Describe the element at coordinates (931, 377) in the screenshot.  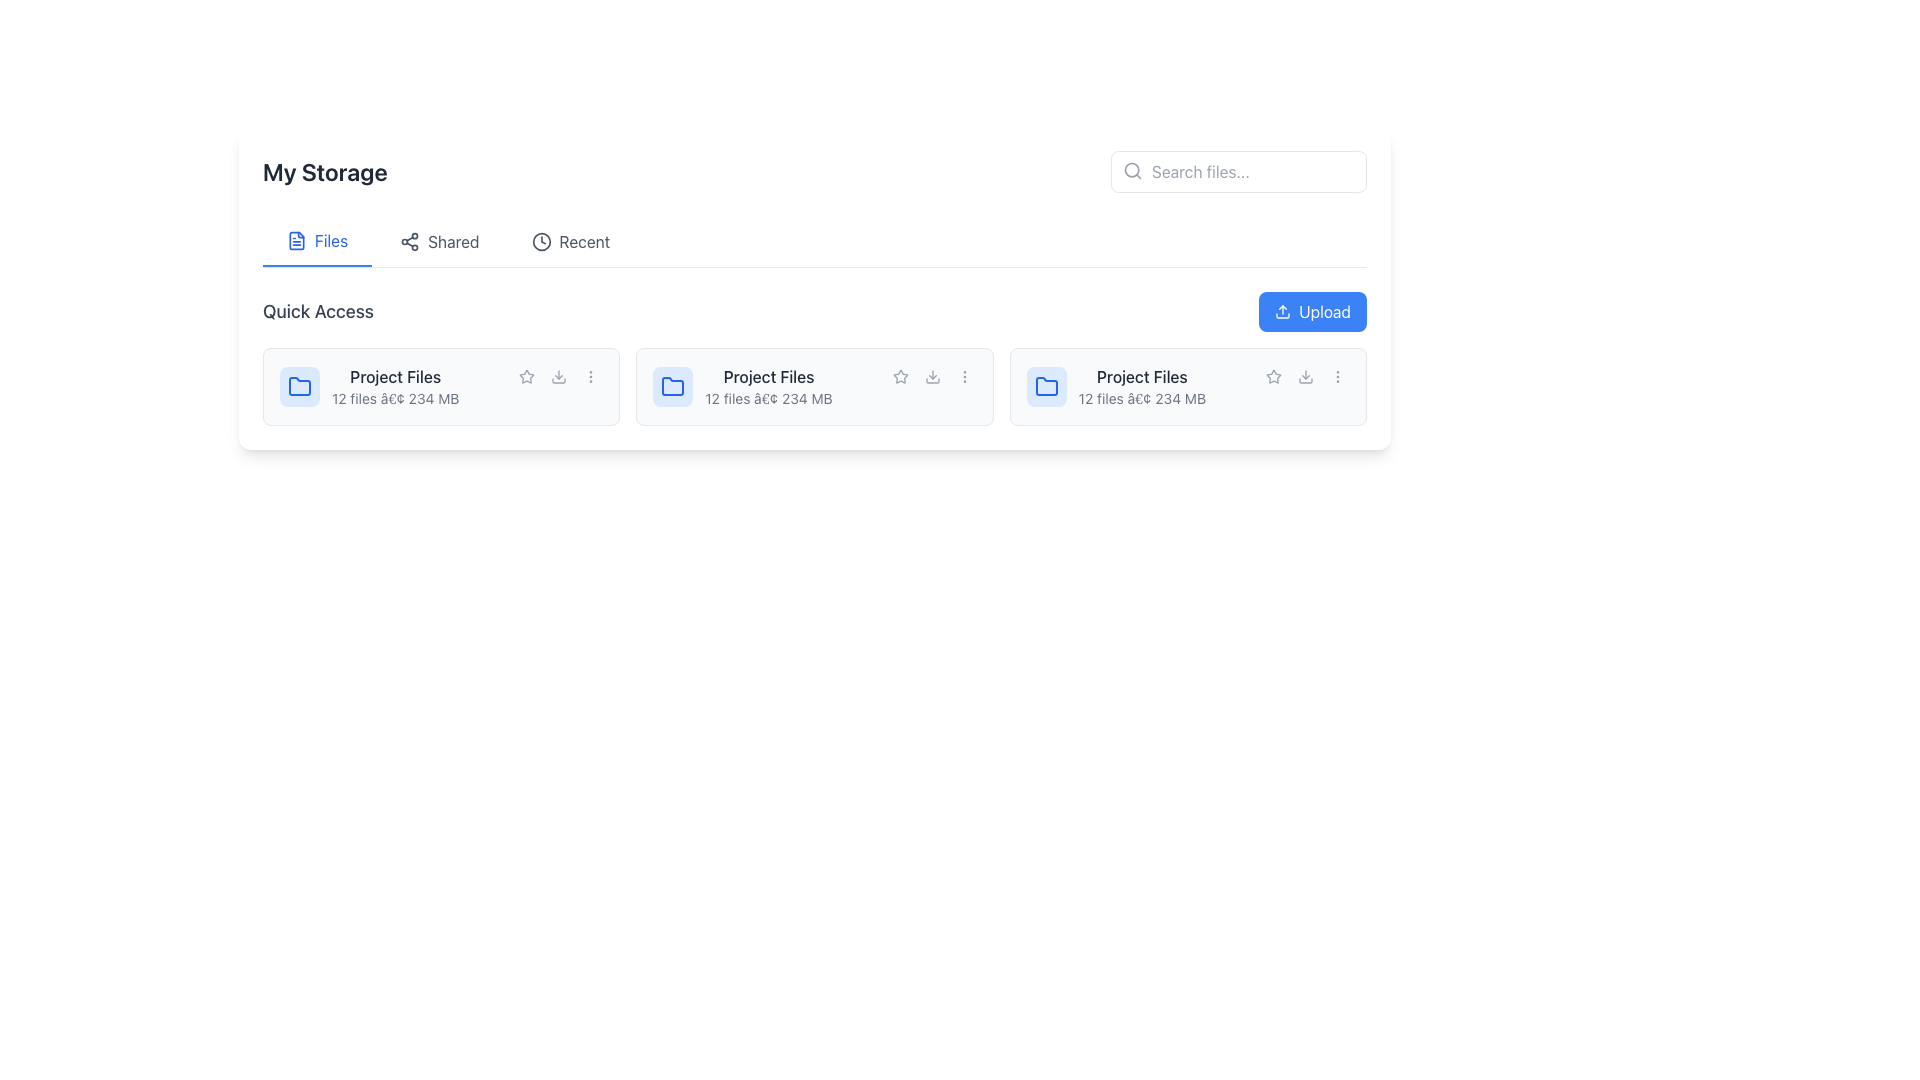
I see `the button that initiates the download action for 'Project Files', located between the star icon and the vertical ellipsis in the action controls` at that location.